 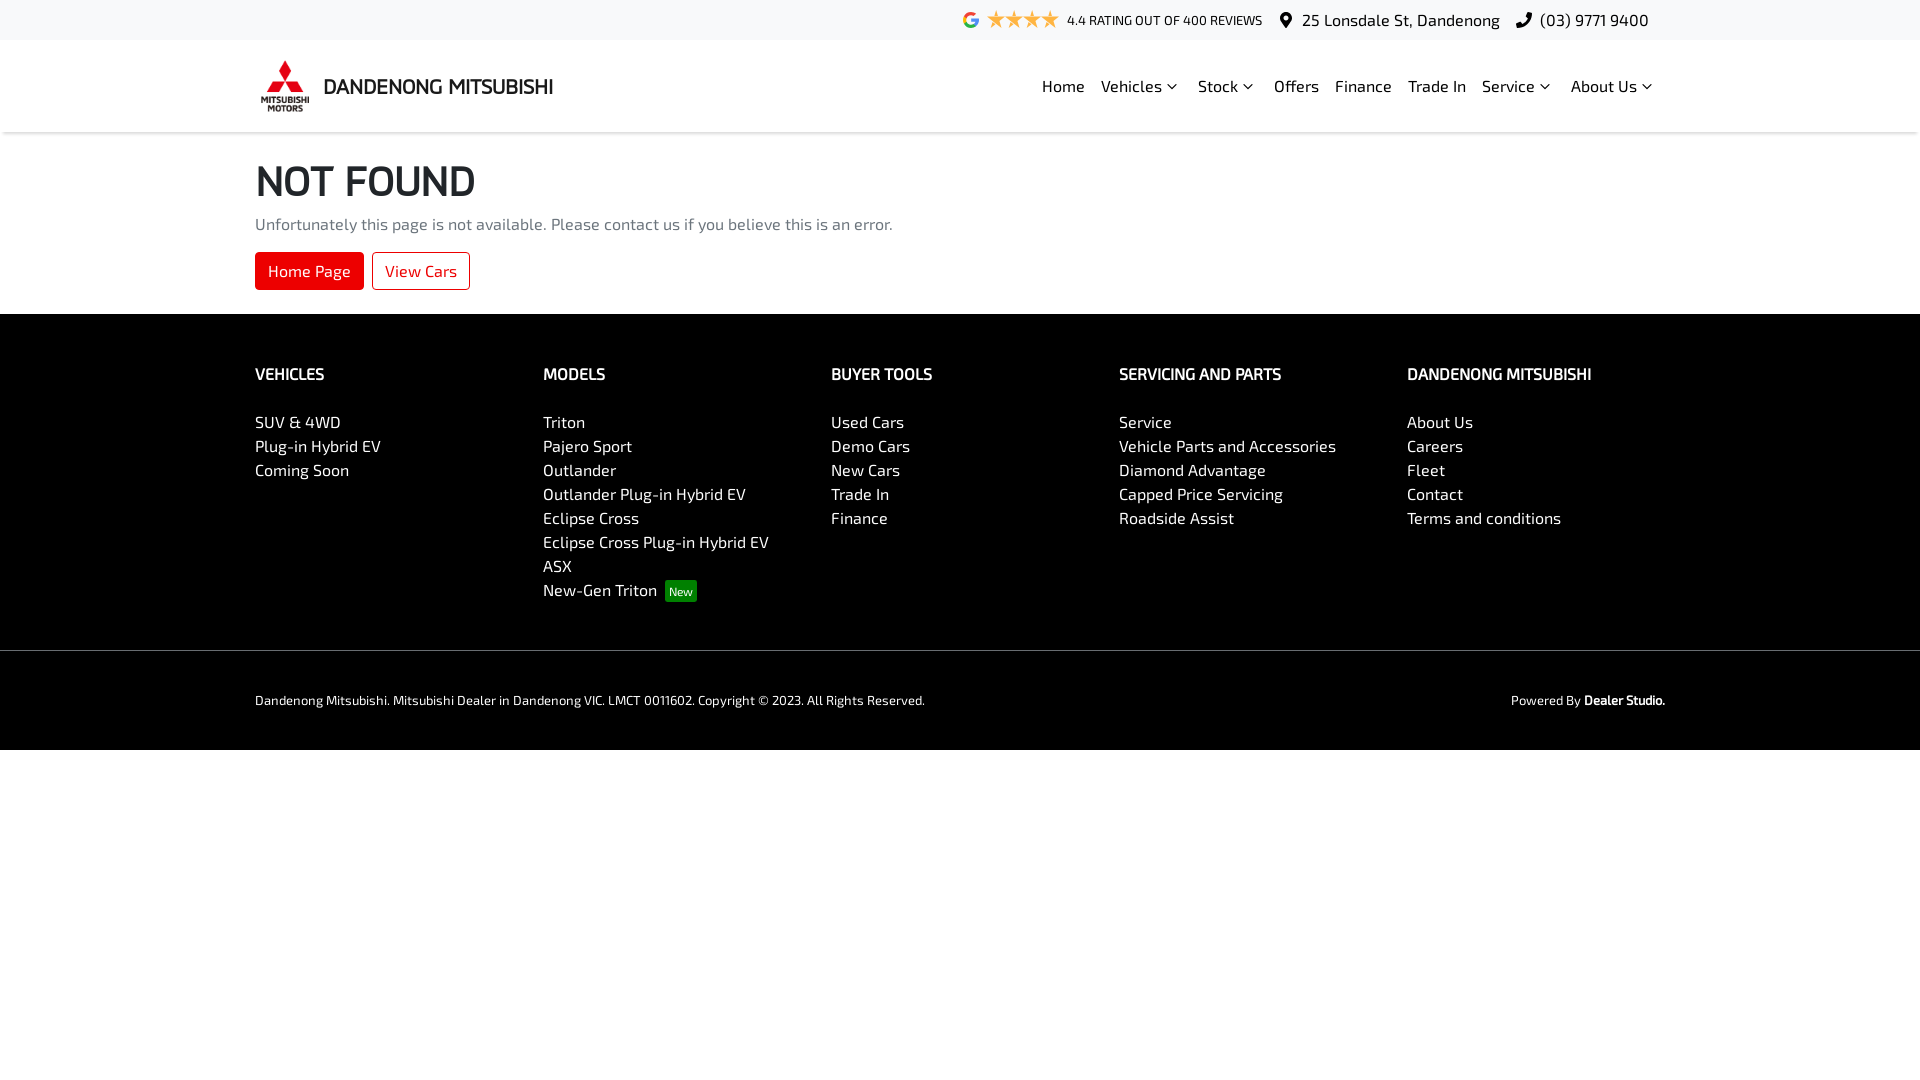 I want to click on 'Diamond Advantage', so click(x=1192, y=469).